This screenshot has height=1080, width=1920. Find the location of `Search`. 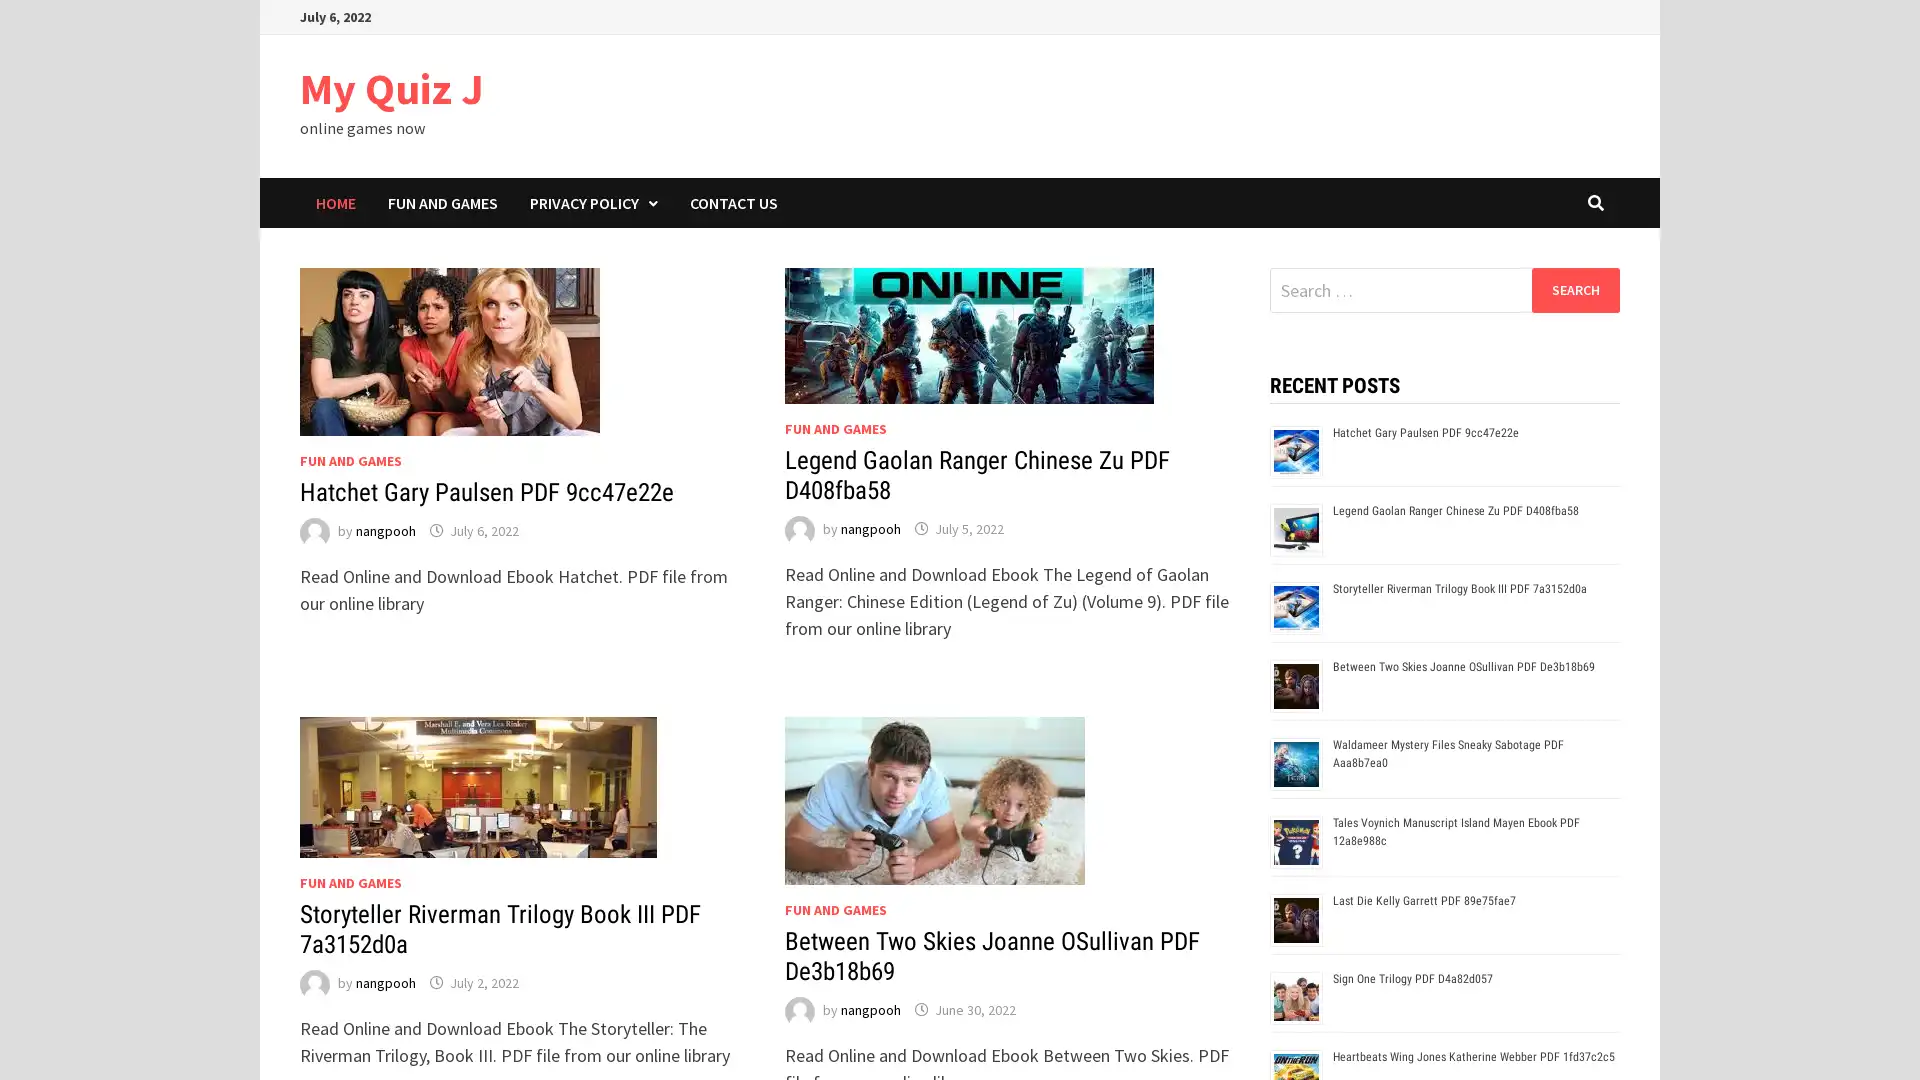

Search is located at coordinates (1574, 289).